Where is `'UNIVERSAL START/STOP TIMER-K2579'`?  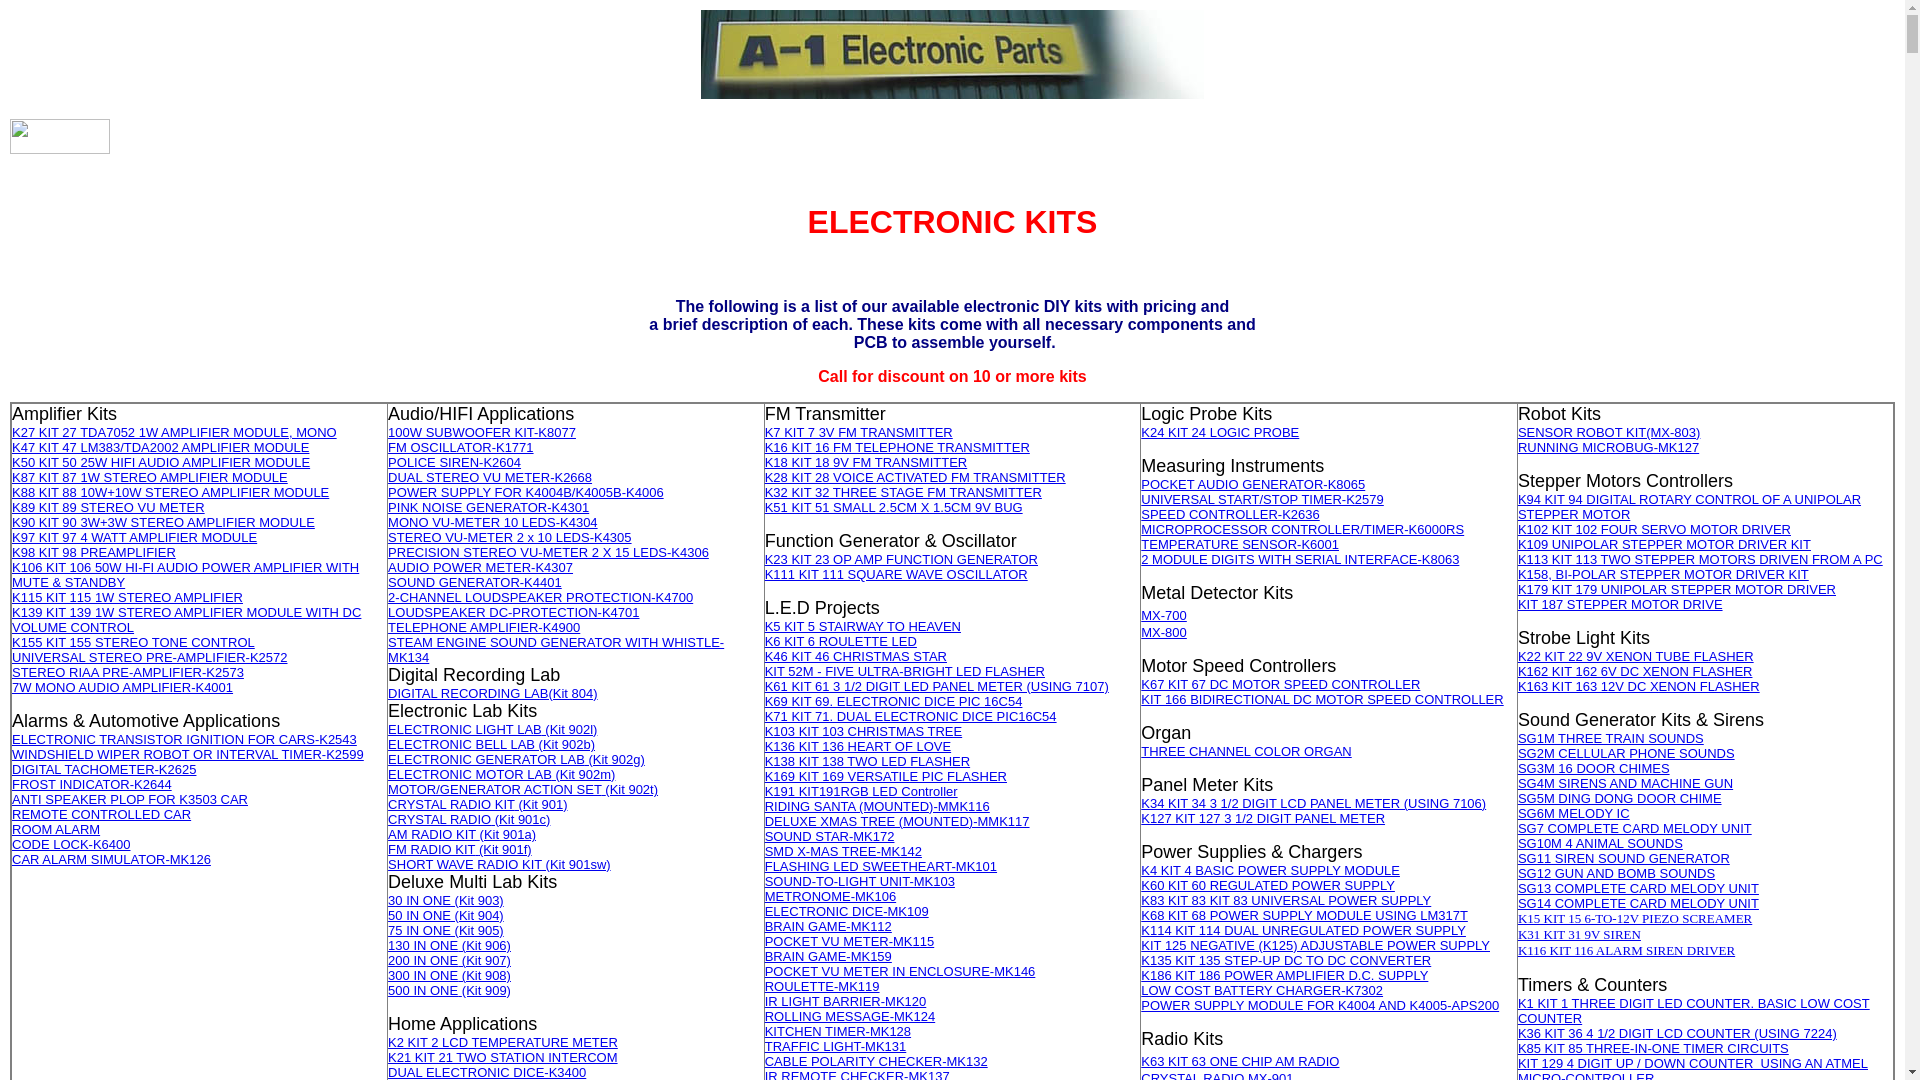 'UNIVERSAL START/STOP TIMER-K2579' is located at coordinates (1261, 498).